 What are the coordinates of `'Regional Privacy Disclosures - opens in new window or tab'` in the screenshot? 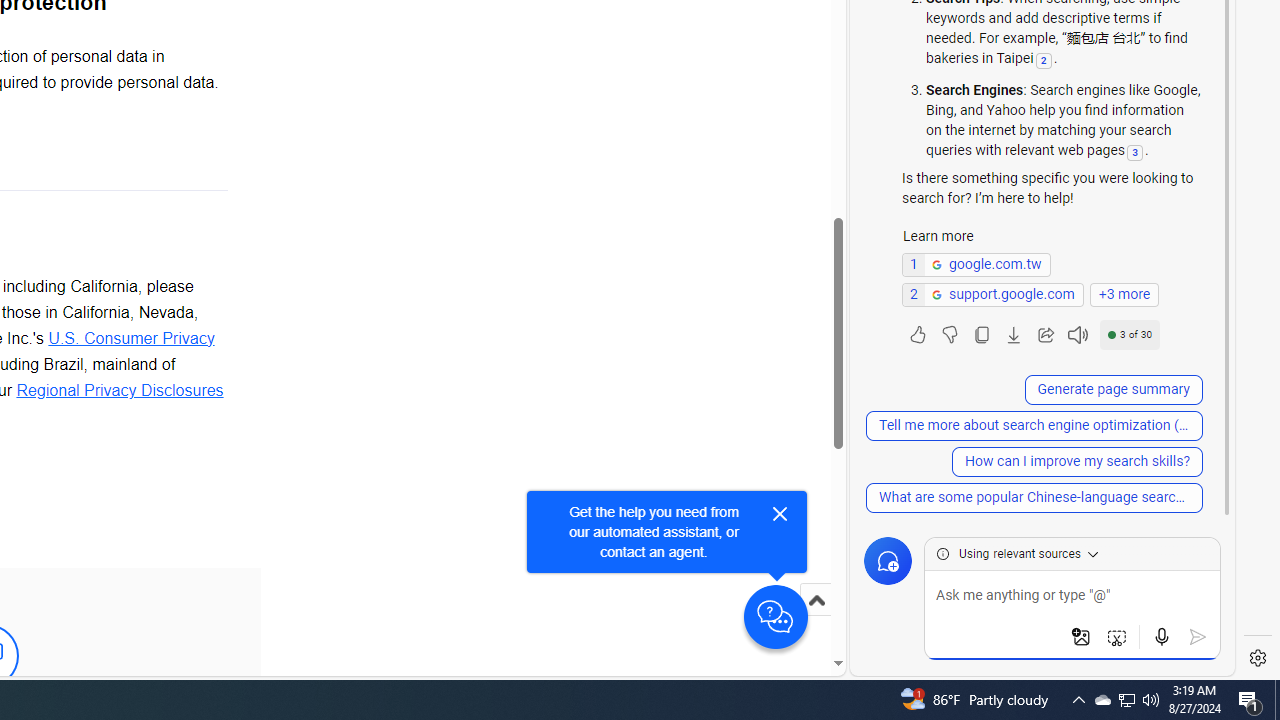 It's located at (118, 389).